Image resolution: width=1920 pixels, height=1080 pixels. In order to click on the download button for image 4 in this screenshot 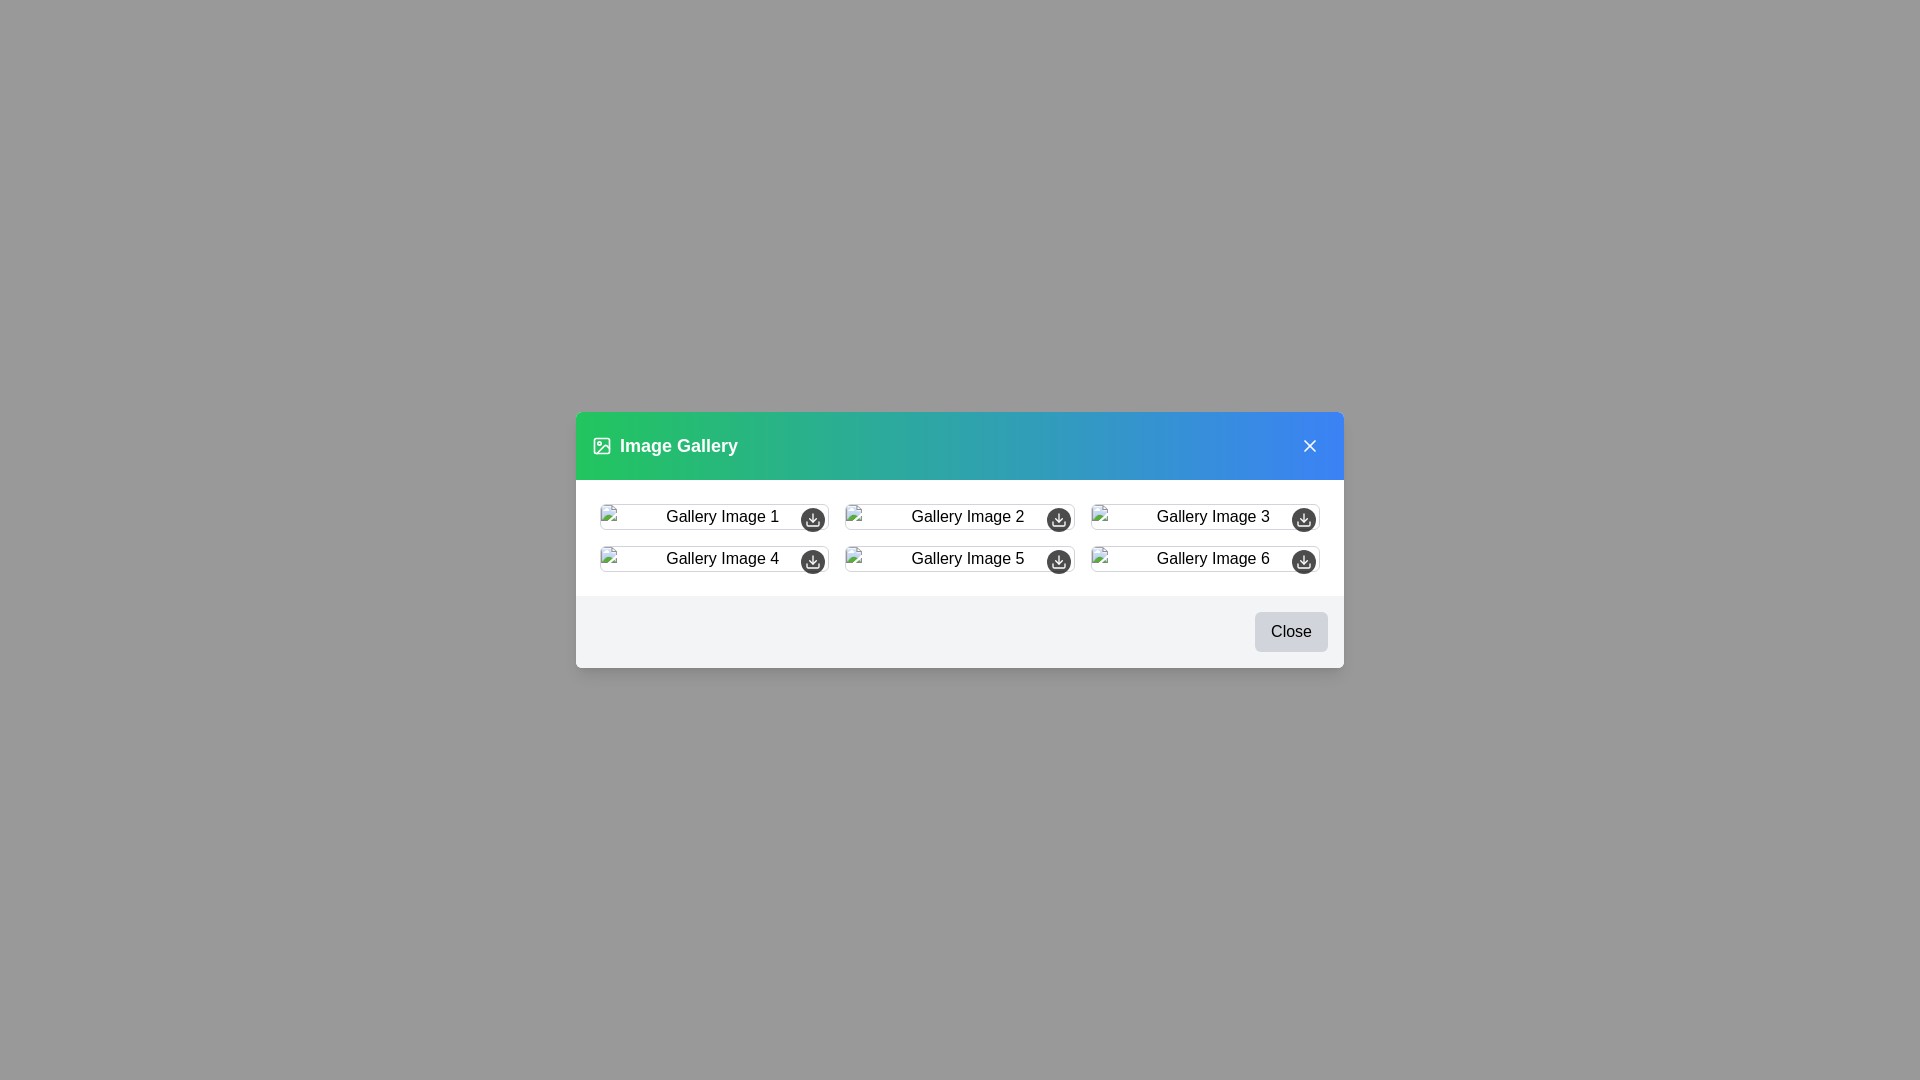, I will do `click(812, 562)`.